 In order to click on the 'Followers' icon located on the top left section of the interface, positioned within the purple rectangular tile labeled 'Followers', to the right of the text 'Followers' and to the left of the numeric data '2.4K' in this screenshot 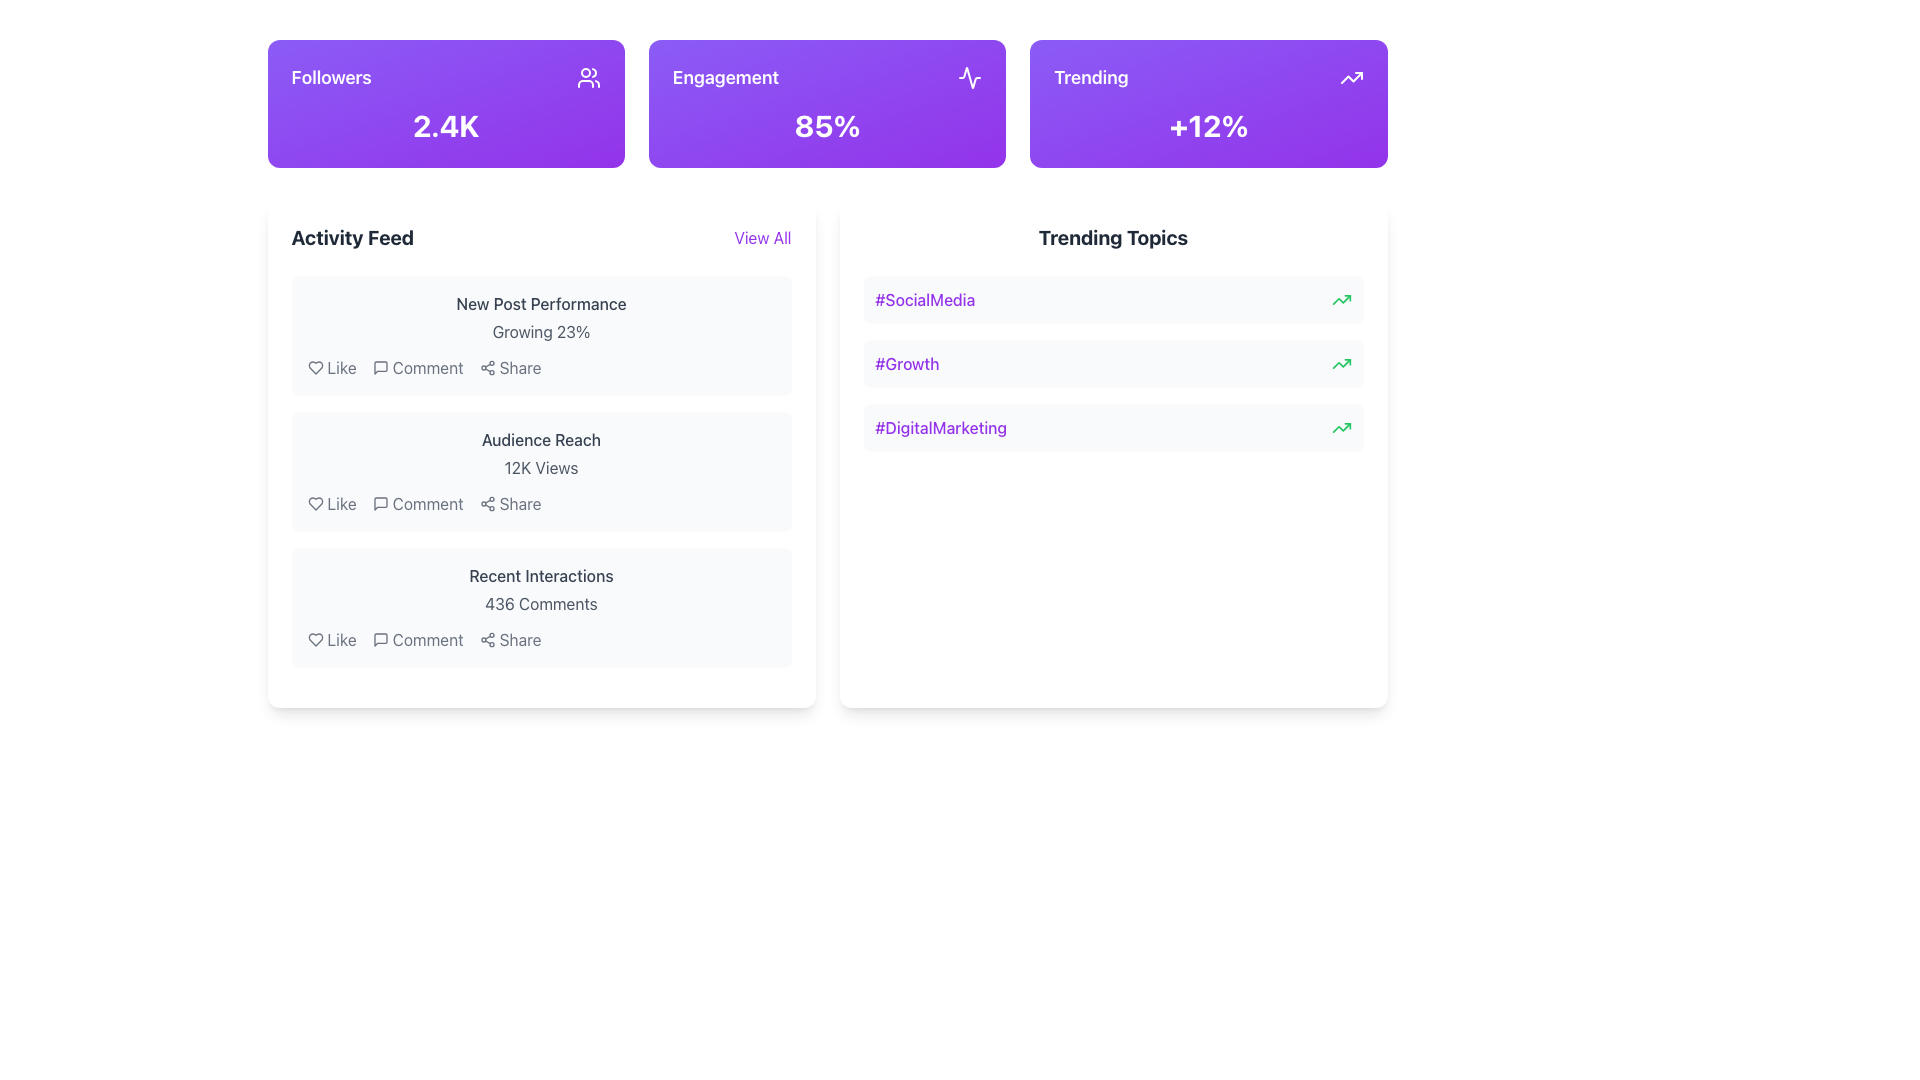, I will do `click(587, 76)`.